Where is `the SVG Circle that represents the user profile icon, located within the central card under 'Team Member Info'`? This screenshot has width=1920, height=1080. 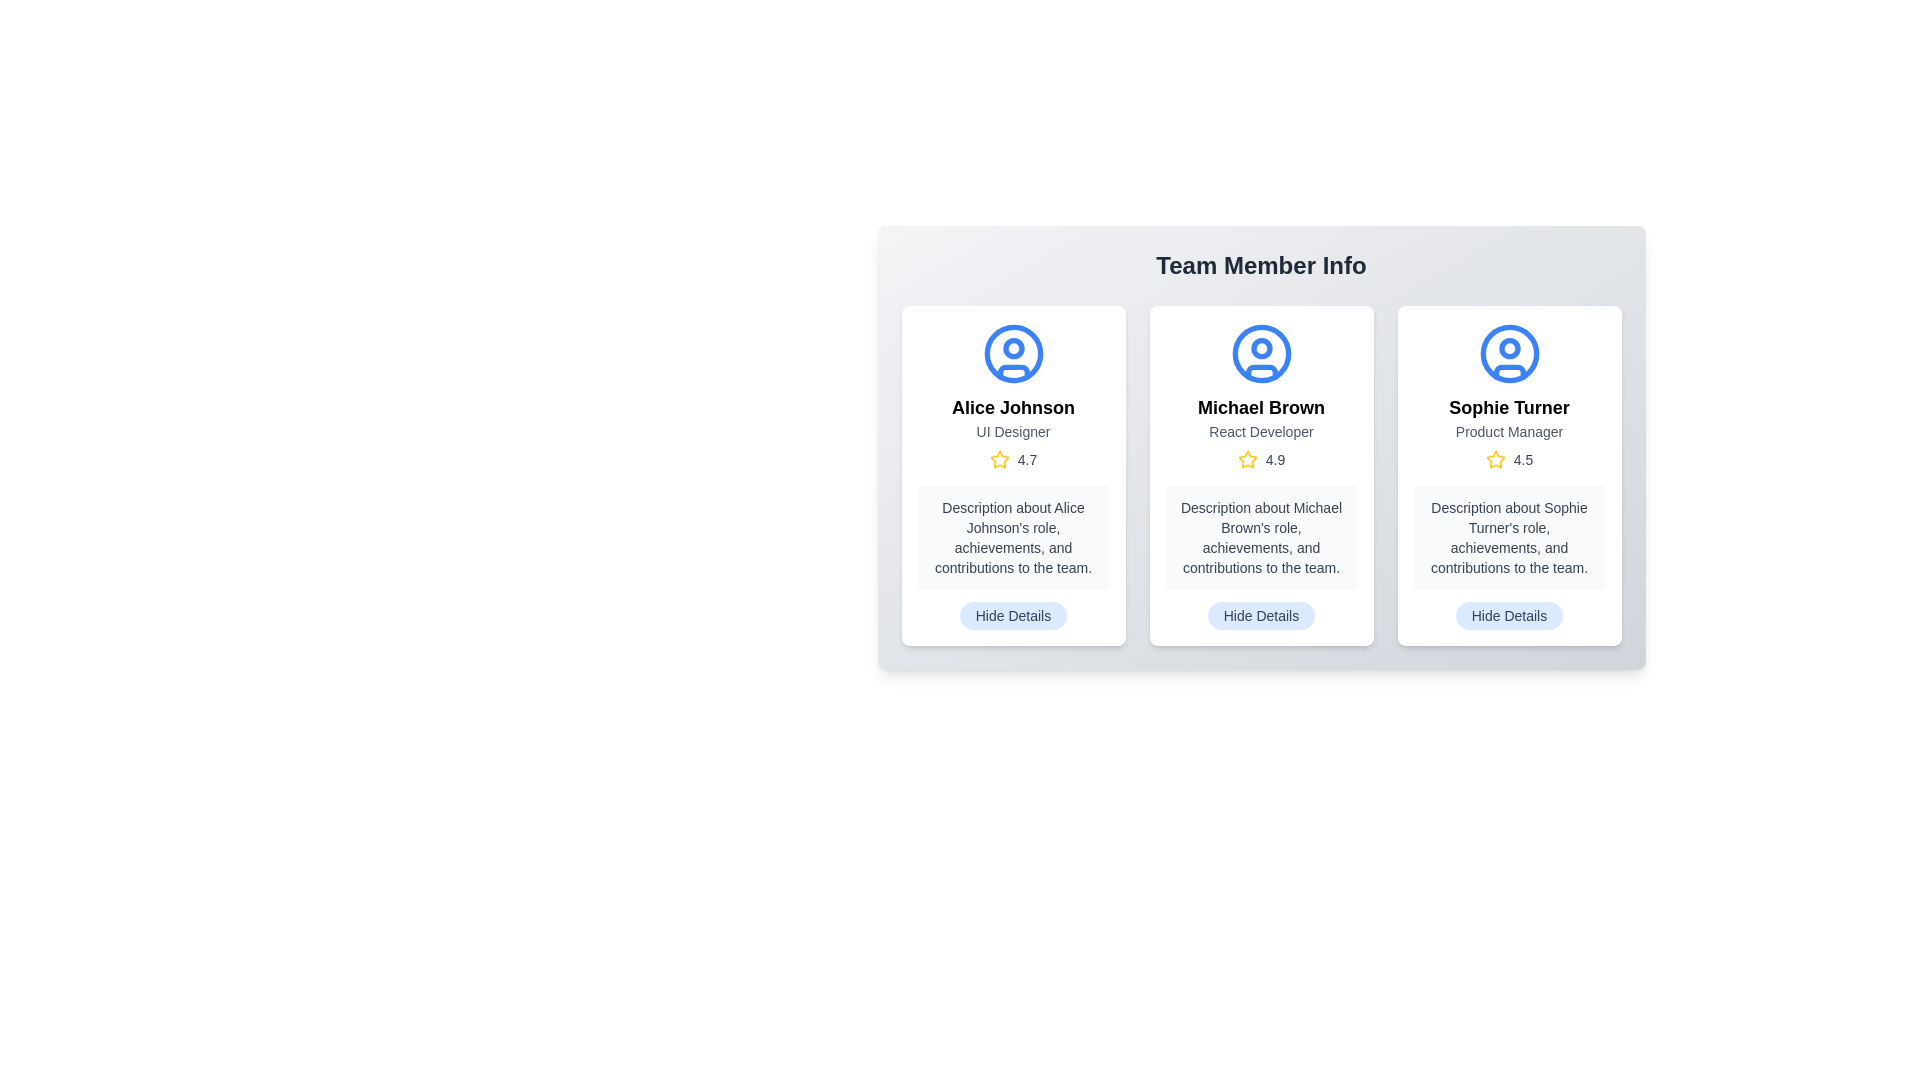
the SVG Circle that represents the user profile icon, located within the central card under 'Team Member Info' is located at coordinates (1260, 353).